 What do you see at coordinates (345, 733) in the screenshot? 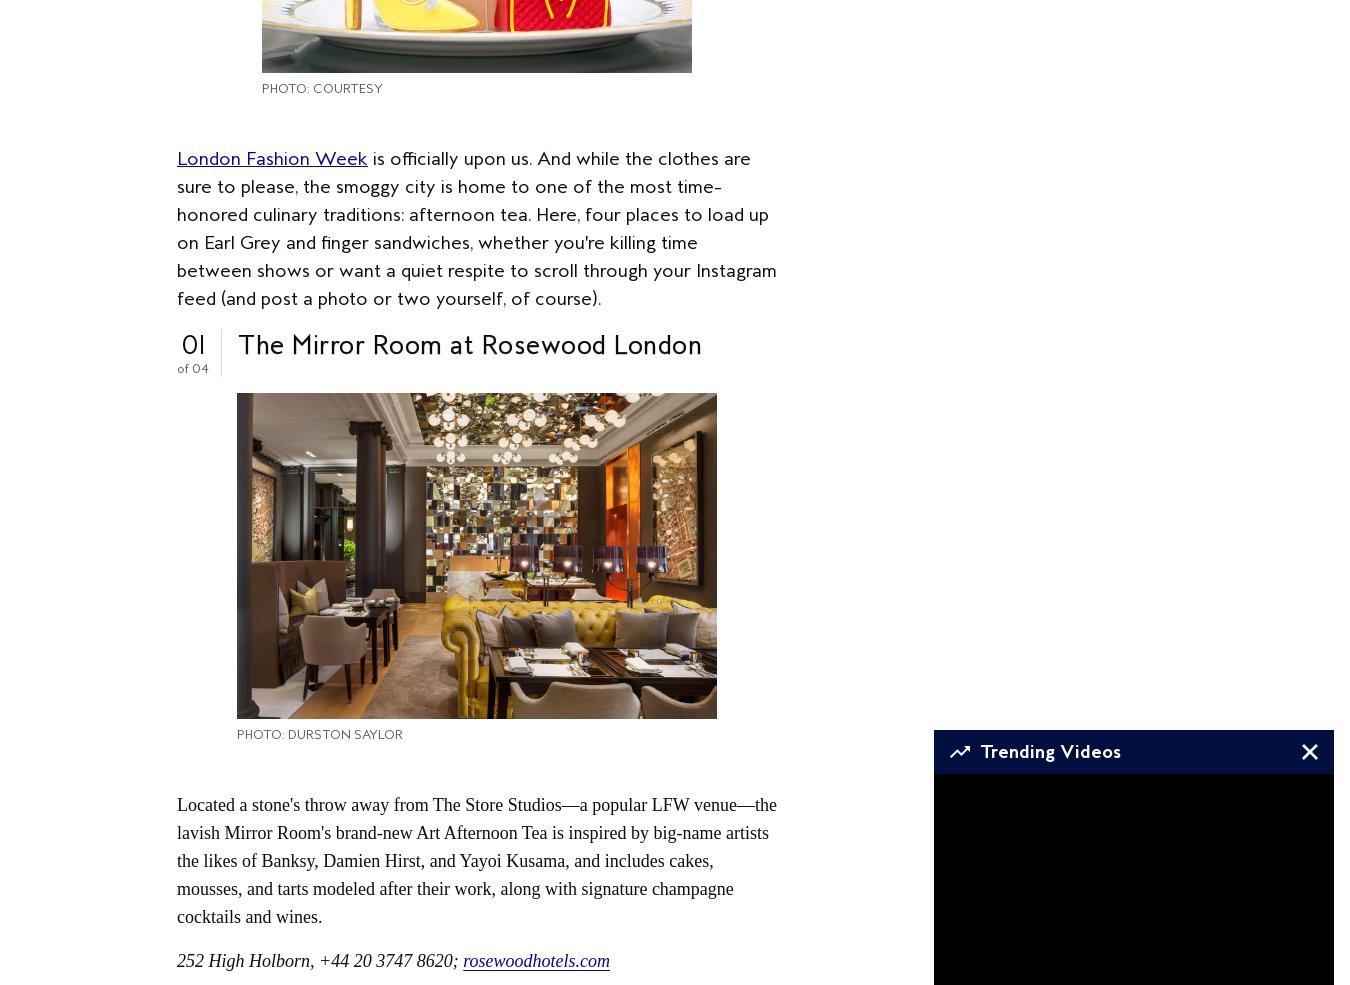
I see `'Durston Saylor'` at bounding box center [345, 733].